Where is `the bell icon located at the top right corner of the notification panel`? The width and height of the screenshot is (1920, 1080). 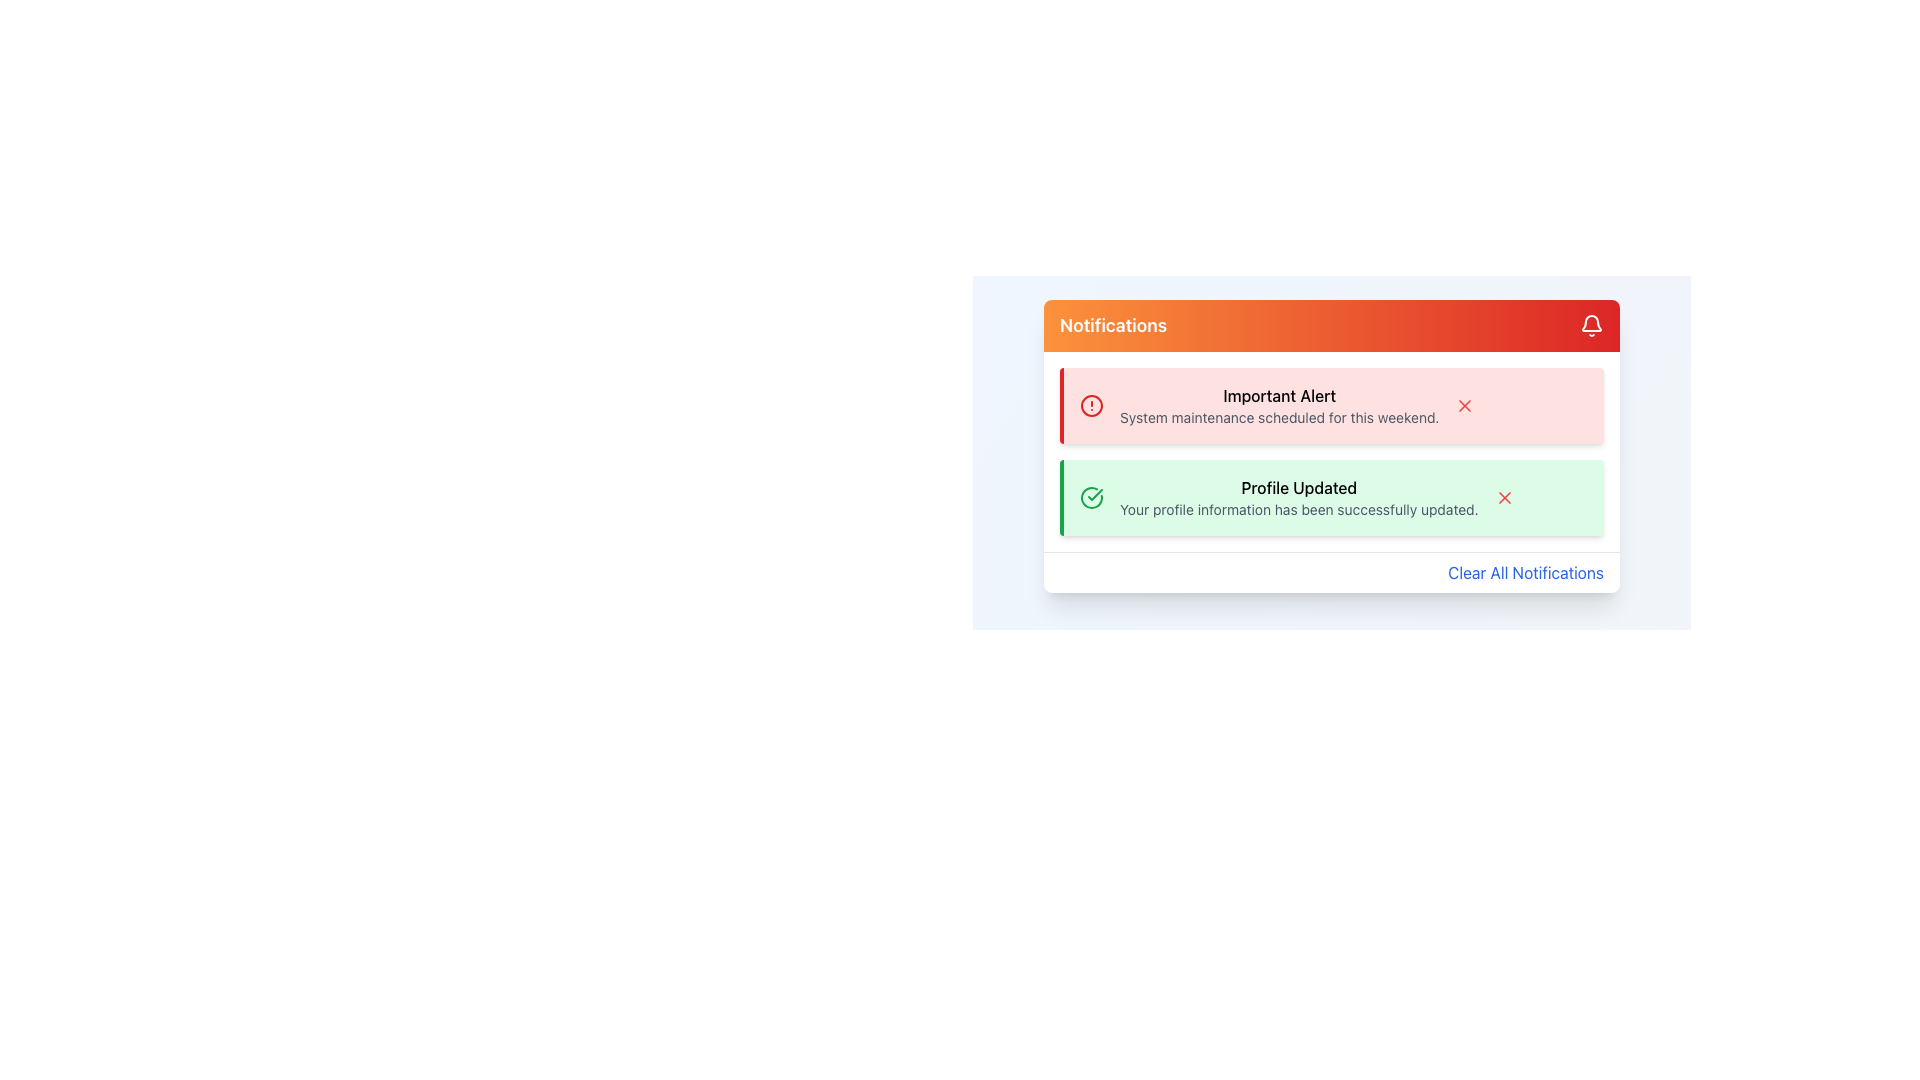
the bell icon located at the top right corner of the notification panel is located at coordinates (1591, 325).